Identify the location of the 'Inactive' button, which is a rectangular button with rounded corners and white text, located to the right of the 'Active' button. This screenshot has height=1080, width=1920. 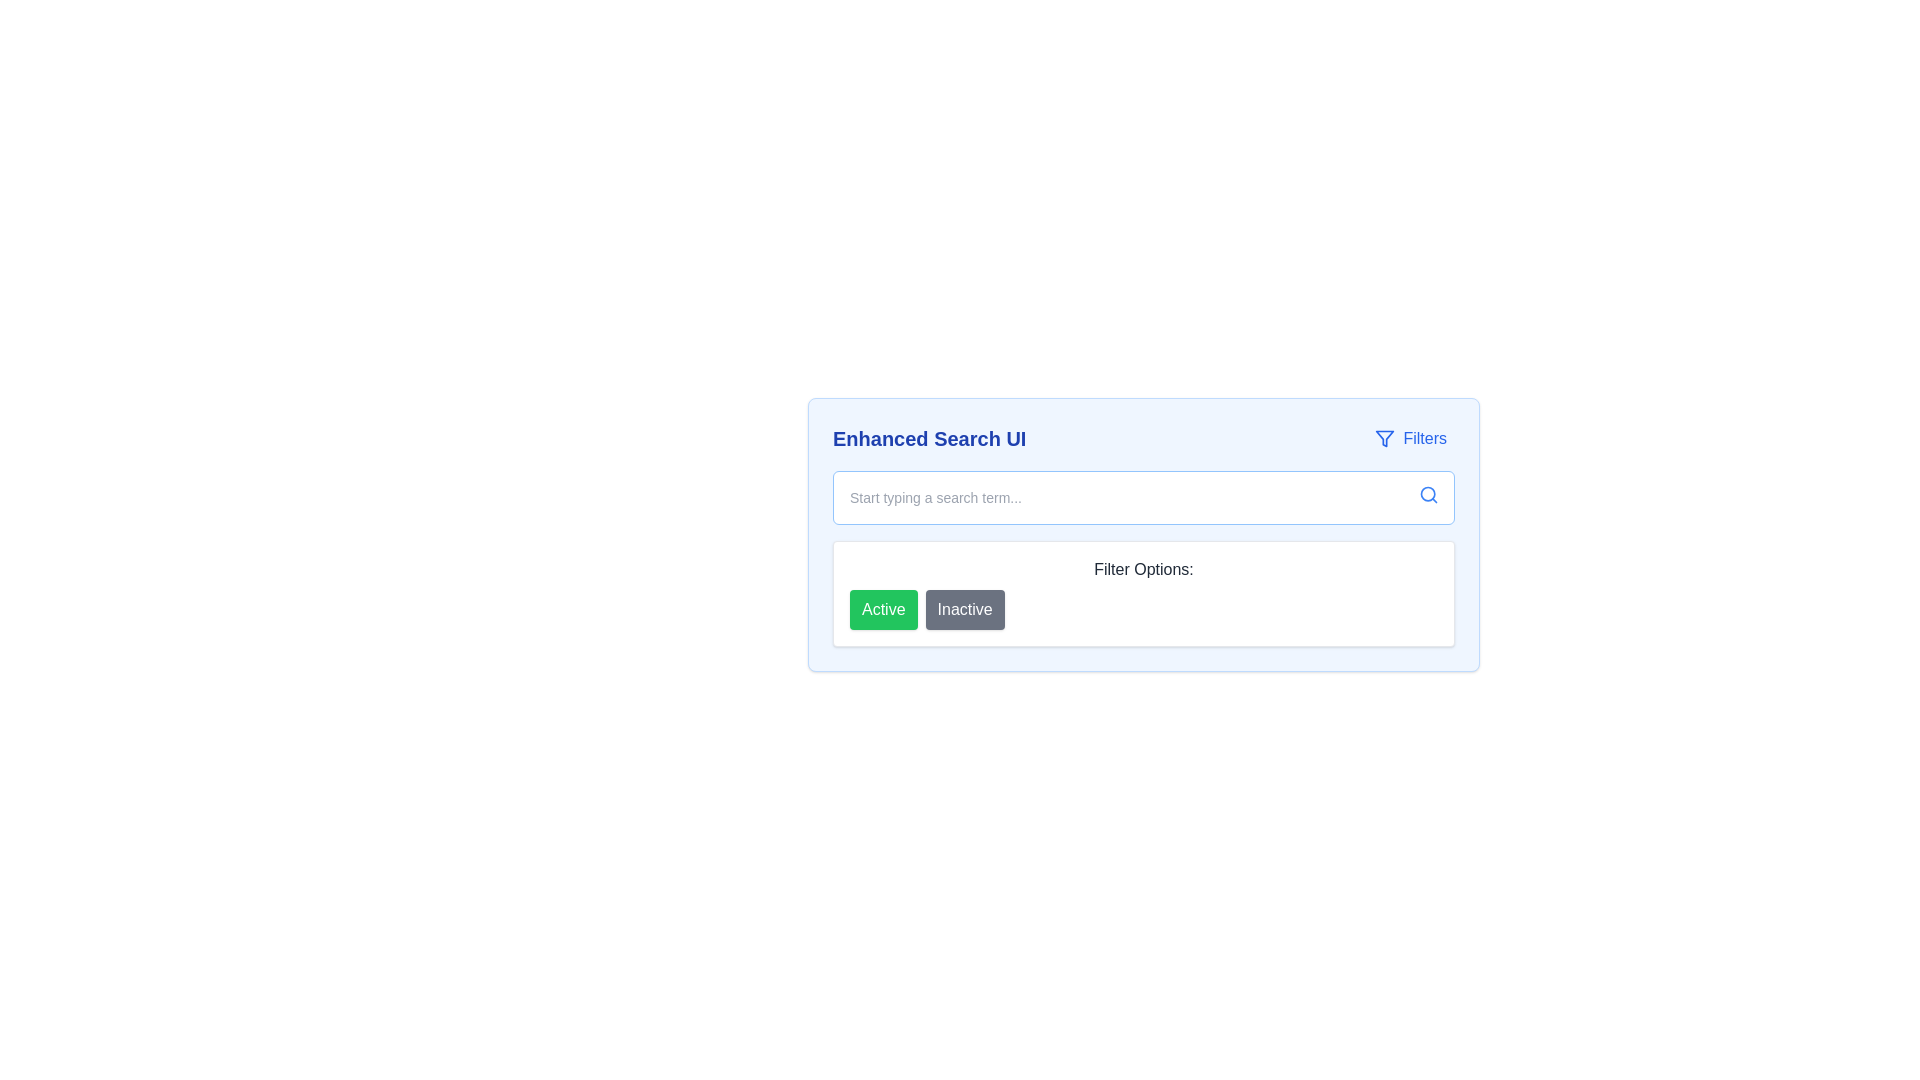
(965, 608).